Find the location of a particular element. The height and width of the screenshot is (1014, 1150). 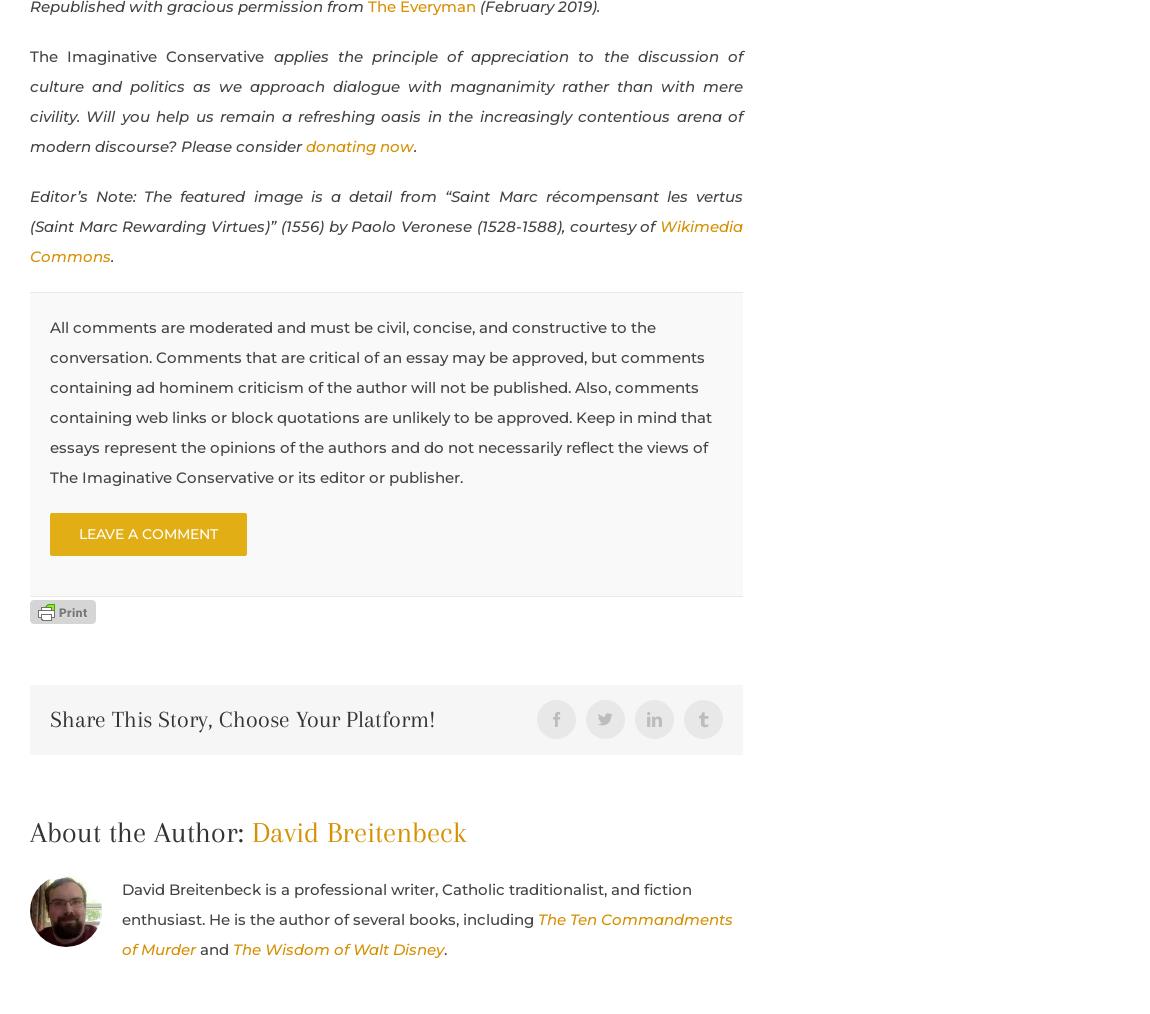

'Editor’s Note: The featured image is a detail from “Saint Marc récompensant les' is located at coordinates (363, 194).